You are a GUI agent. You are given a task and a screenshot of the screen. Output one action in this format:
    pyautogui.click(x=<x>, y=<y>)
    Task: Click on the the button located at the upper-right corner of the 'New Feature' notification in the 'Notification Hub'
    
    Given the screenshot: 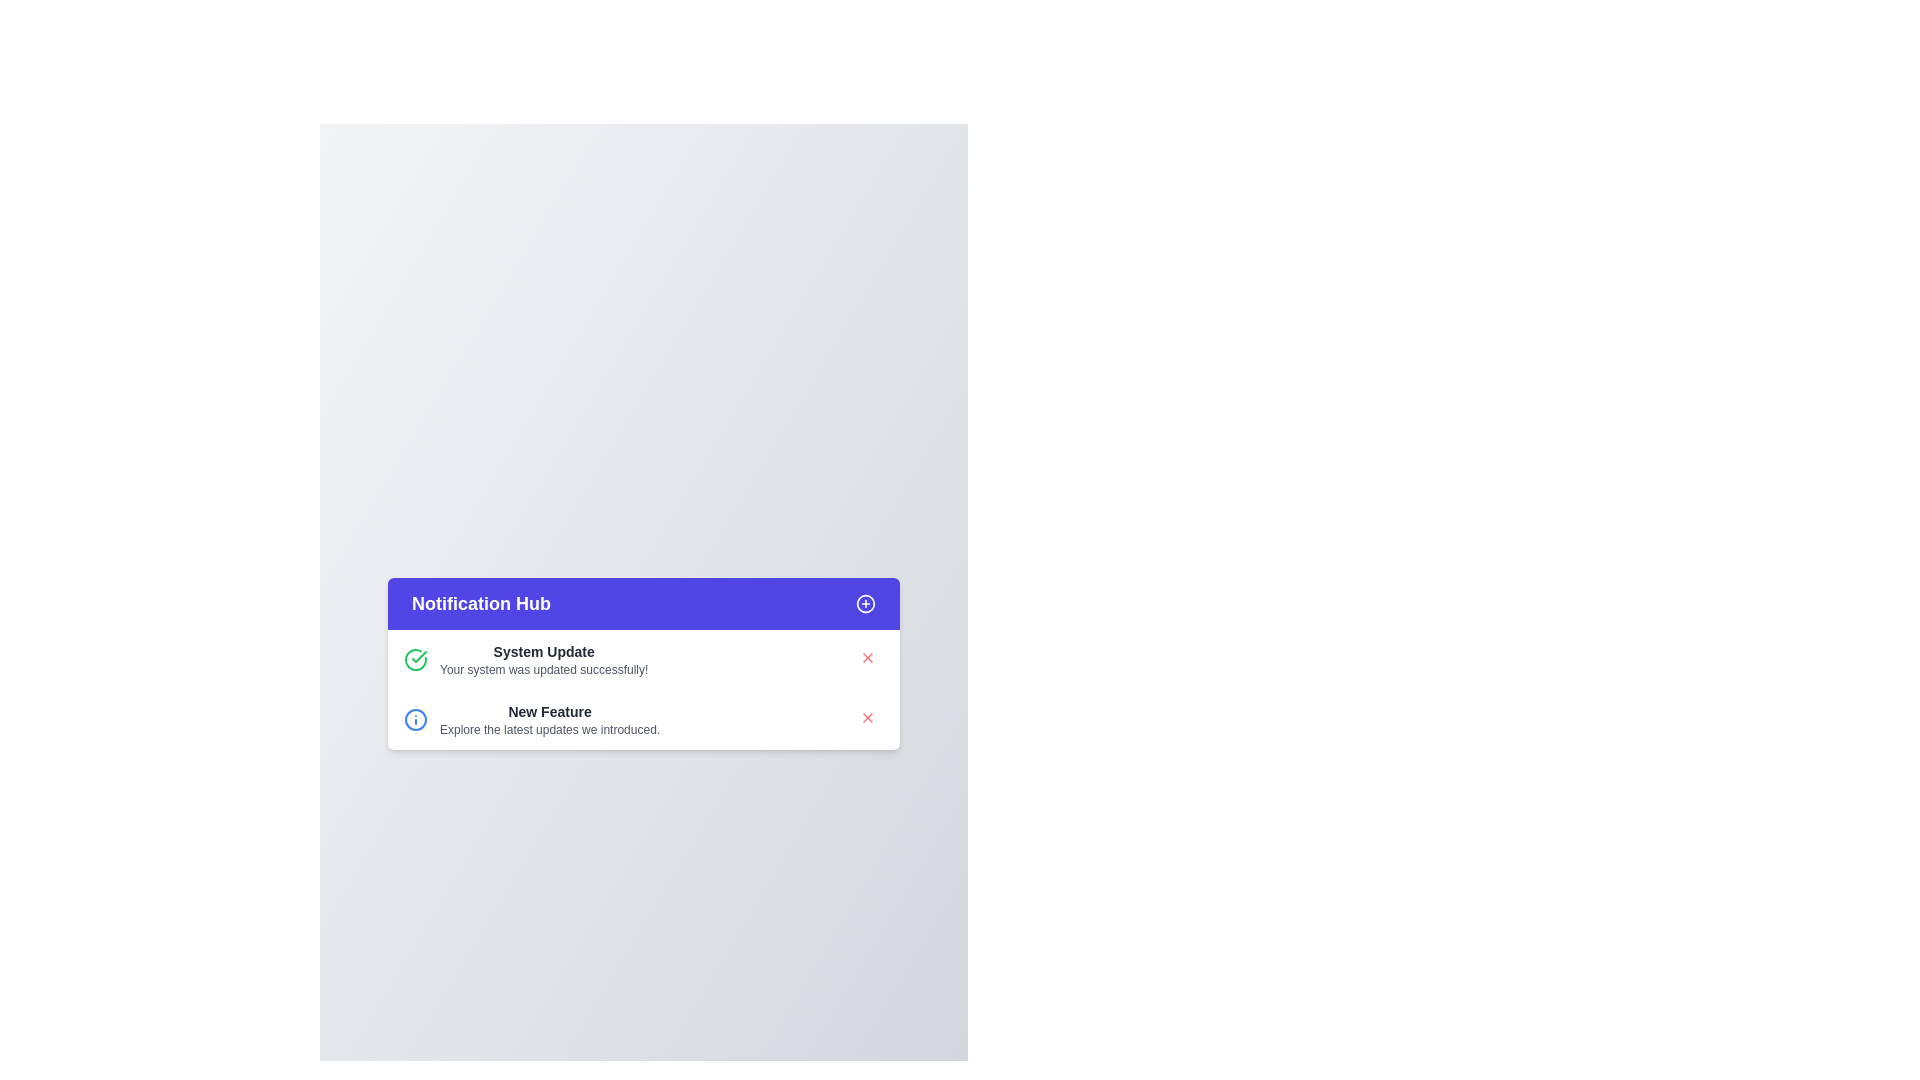 What is the action you would take?
    pyautogui.click(x=868, y=716)
    